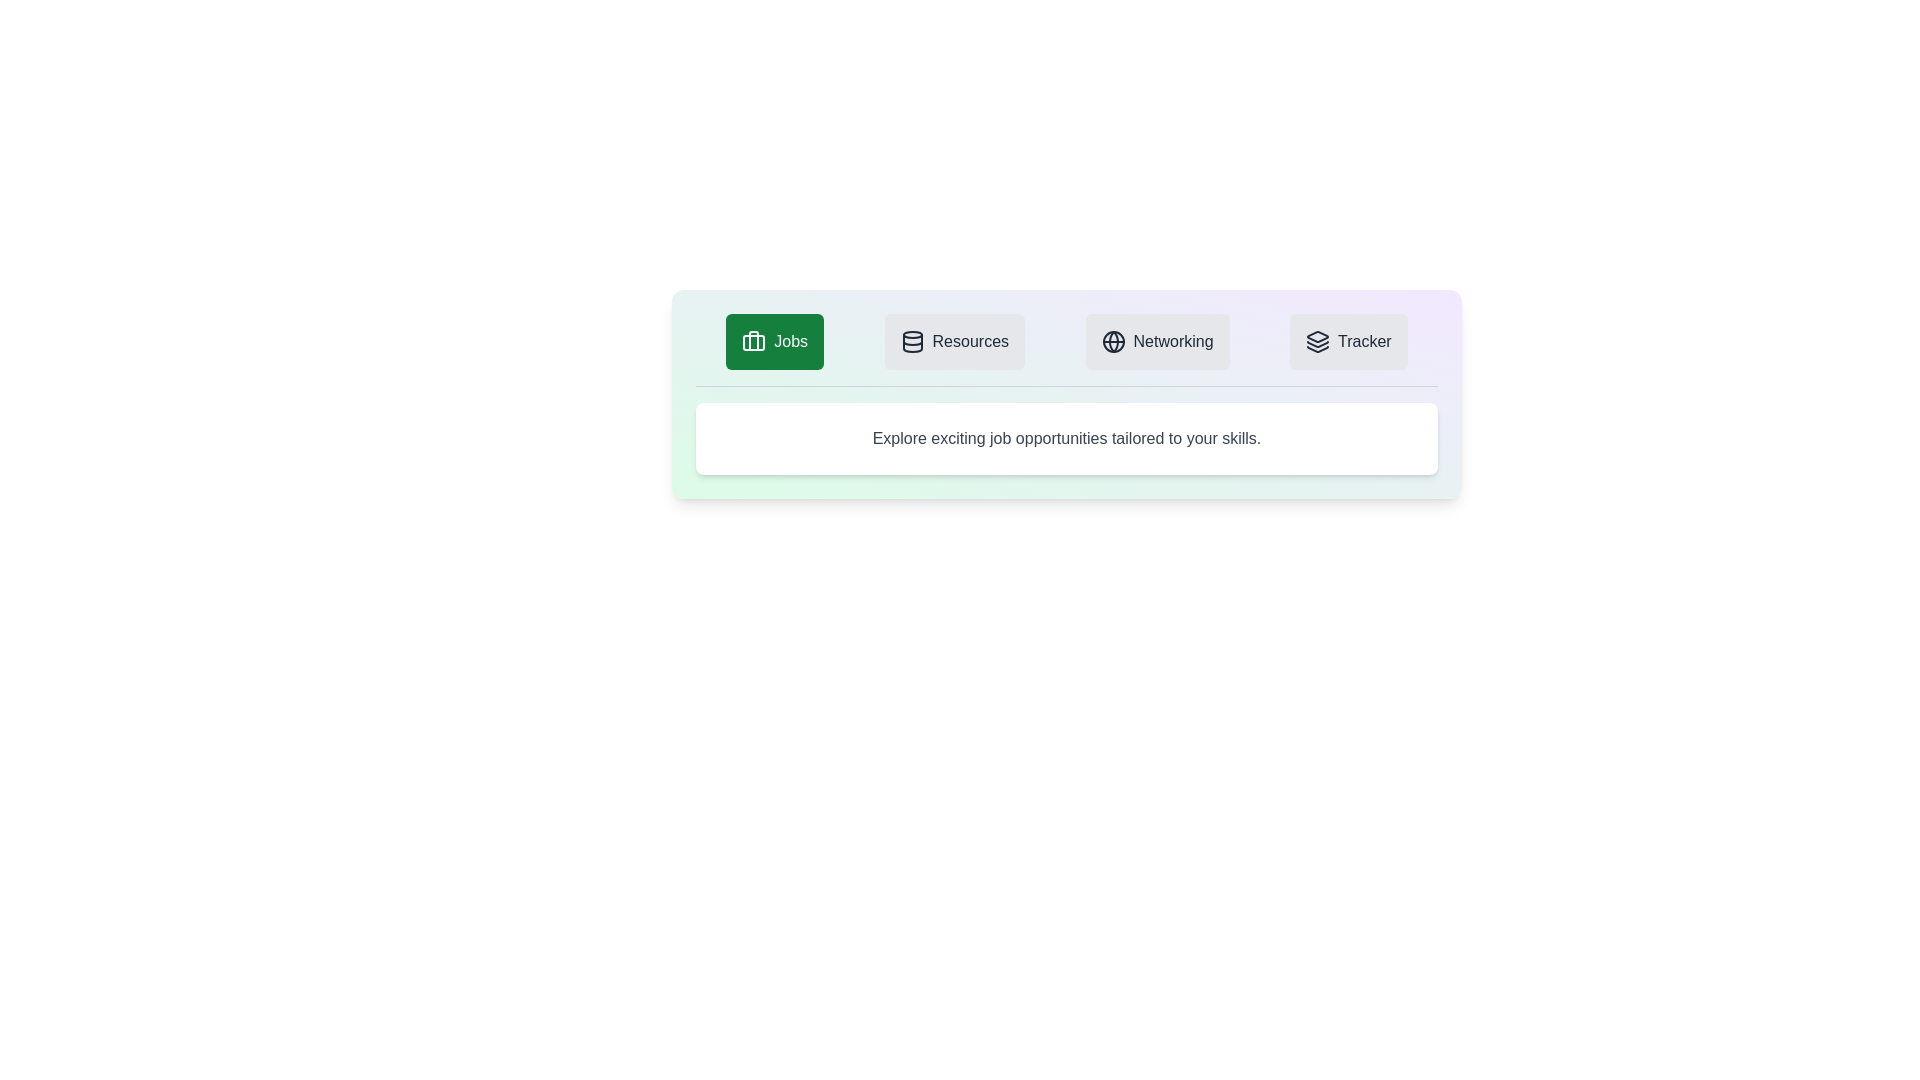  I want to click on the icon of the Jobs tab, so click(753, 341).